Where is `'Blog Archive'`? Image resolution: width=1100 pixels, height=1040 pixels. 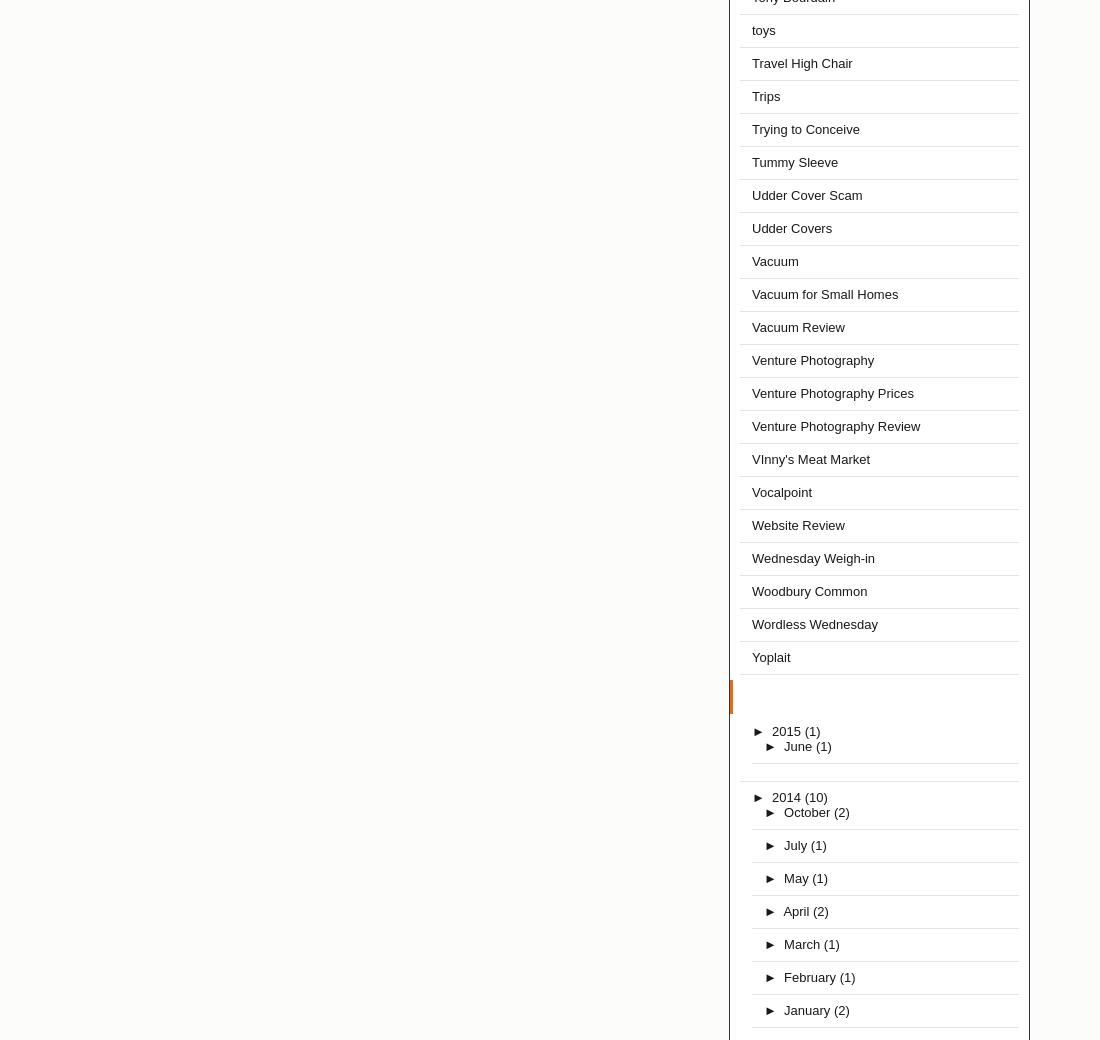
'Blog Archive' is located at coordinates (742, 697).